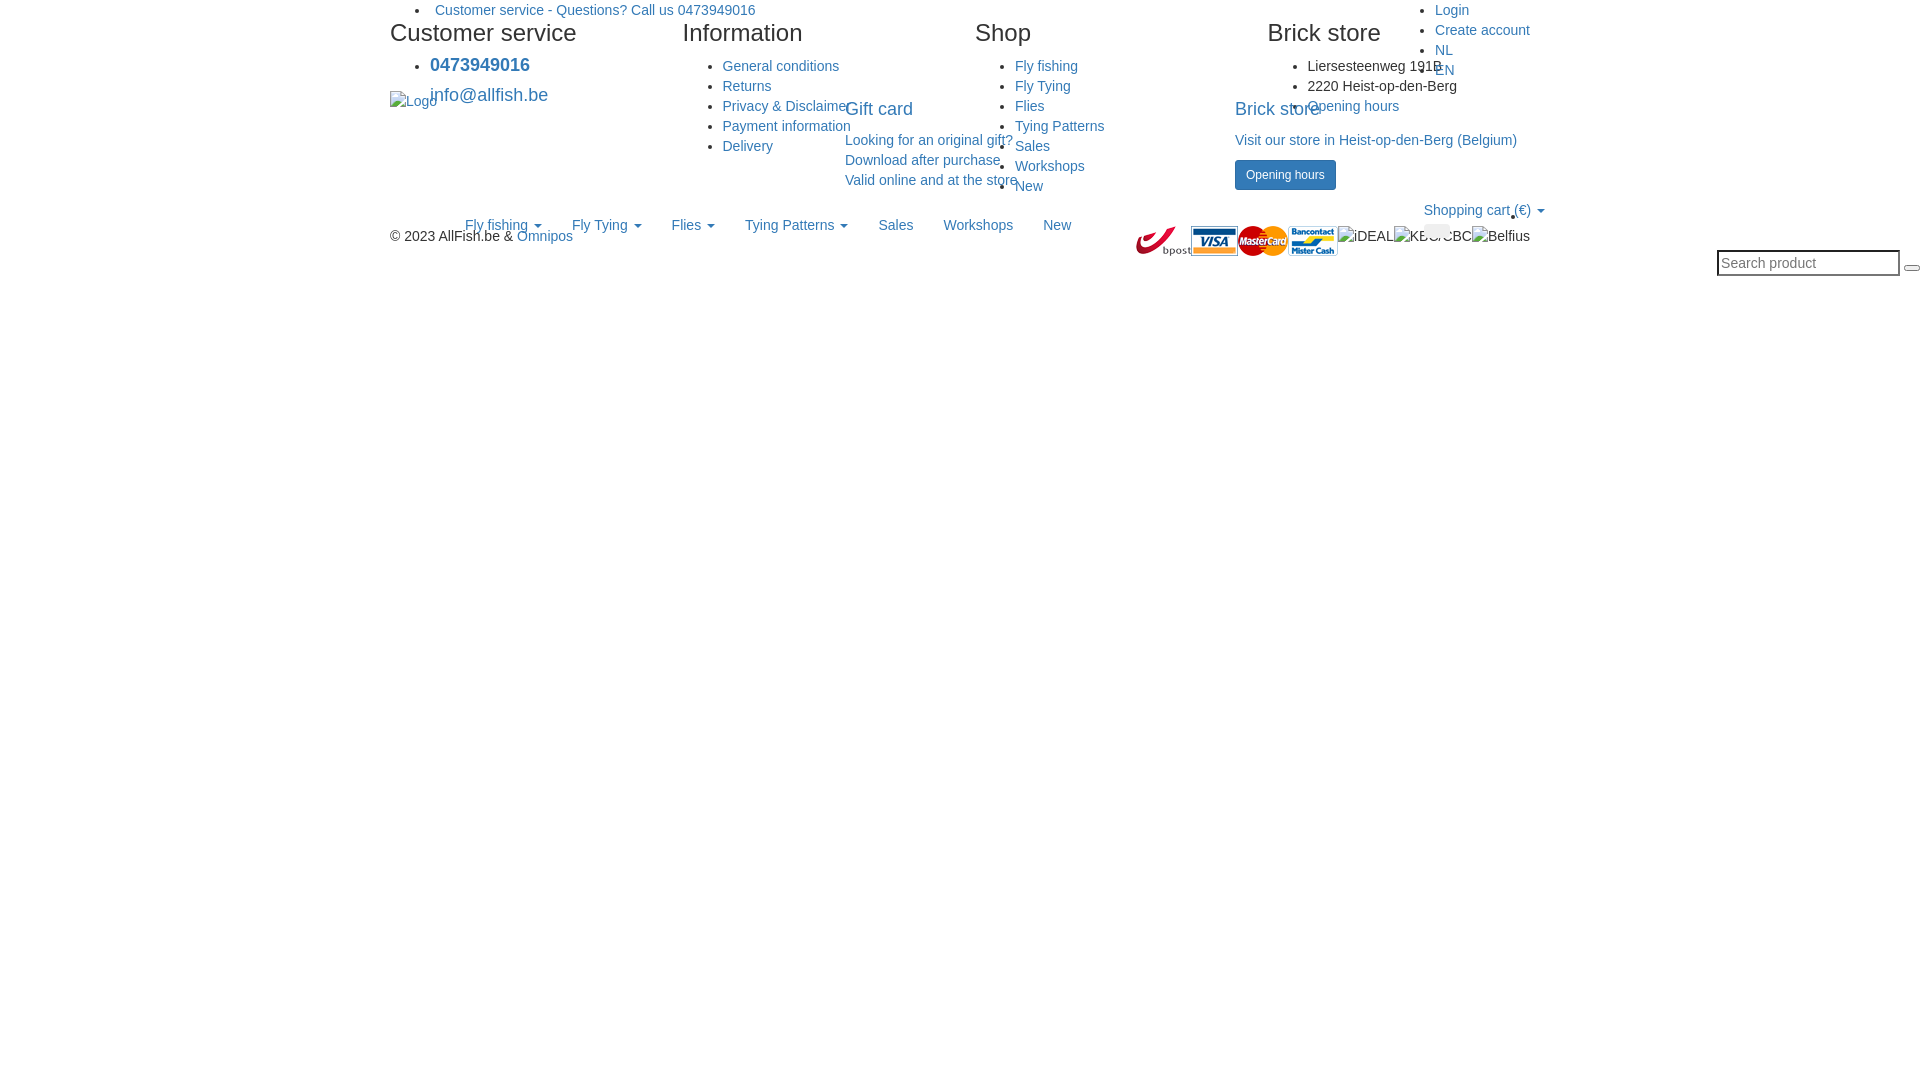  I want to click on 'Privacy & Disclaimer', so click(785, 105).